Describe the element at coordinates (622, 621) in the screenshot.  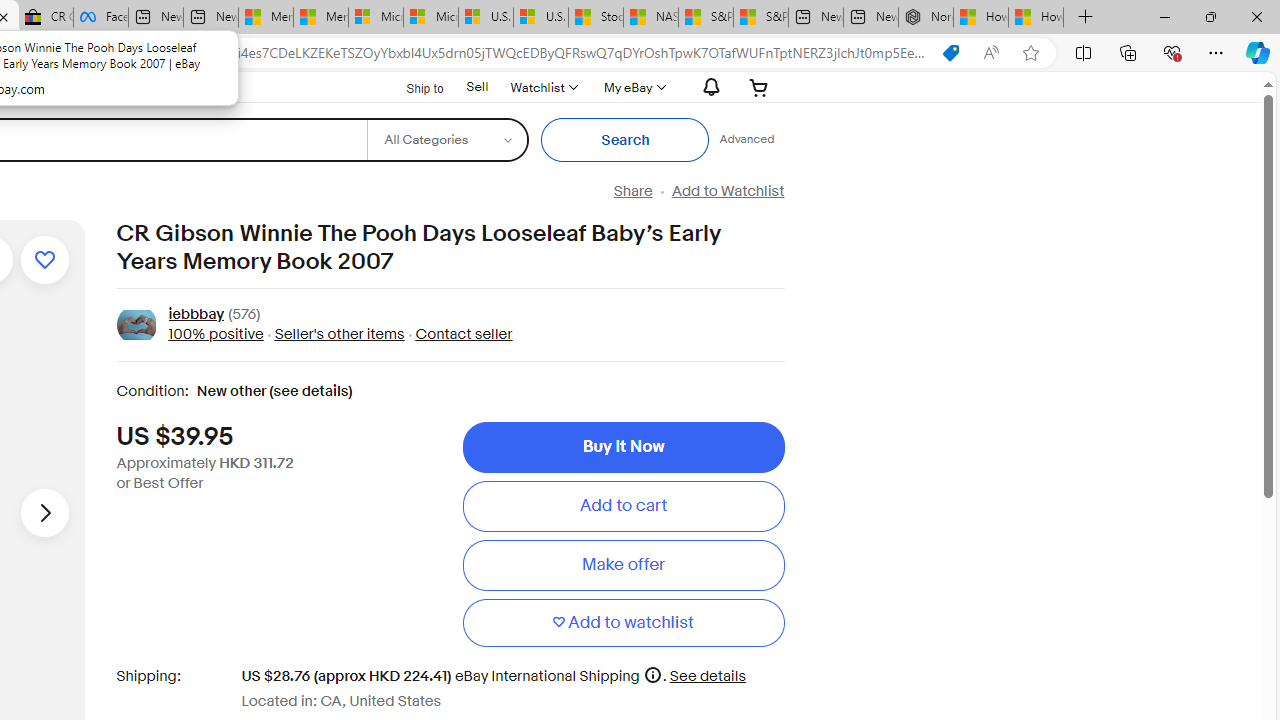
I see `'Add to watchlist'` at that location.